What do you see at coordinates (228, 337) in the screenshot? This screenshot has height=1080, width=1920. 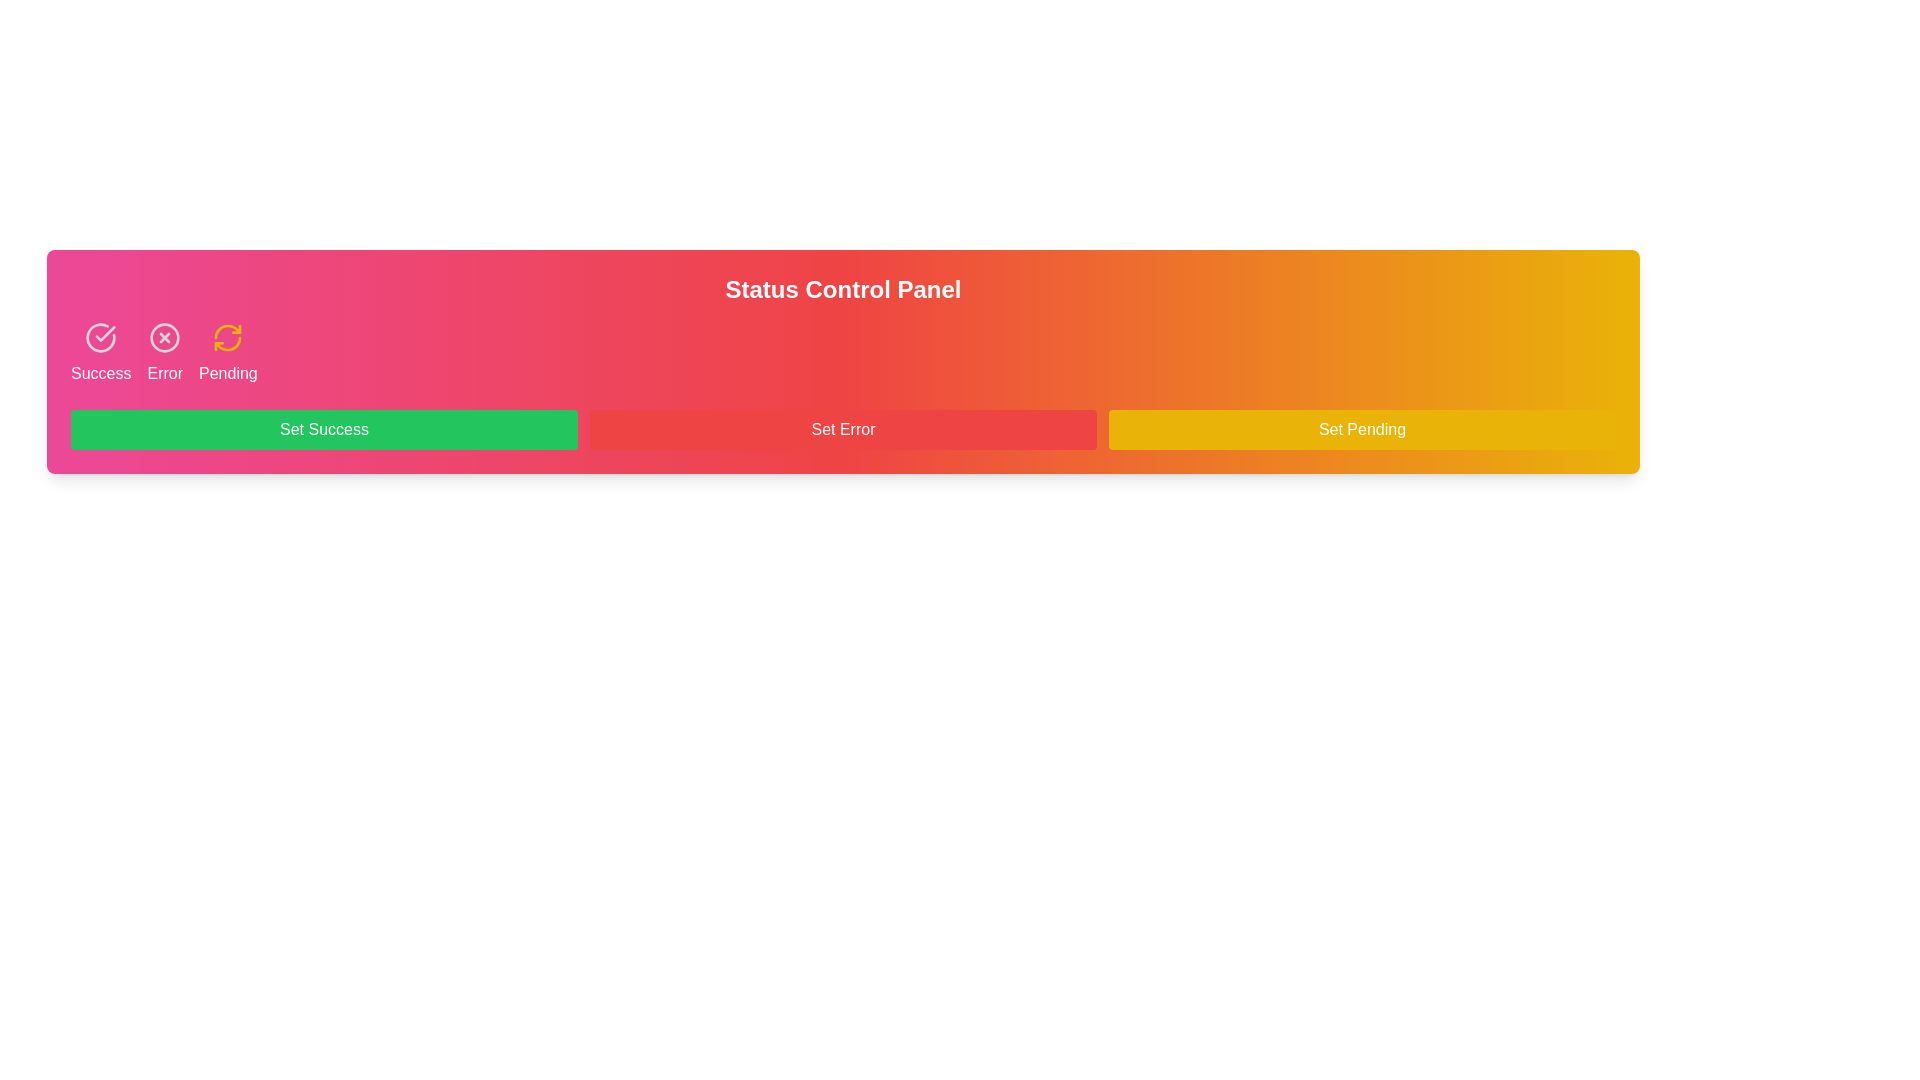 I see `the circular refresh icon with yellow arrows on a pink background` at bounding box center [228, 337].